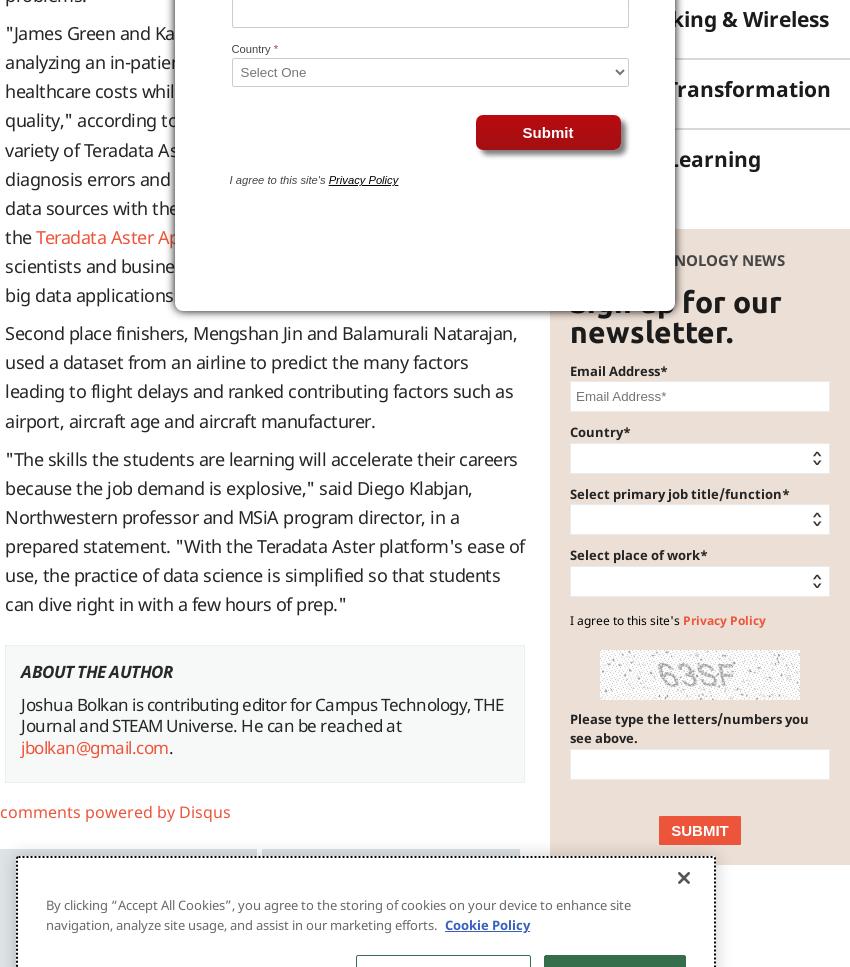 The image size is (850, 967). What do you see at coordinates (677, 260) in the screenshot?
I see `'CAMPUS TECHNOLOGY NEWS'` at bounding box center [677, 260].